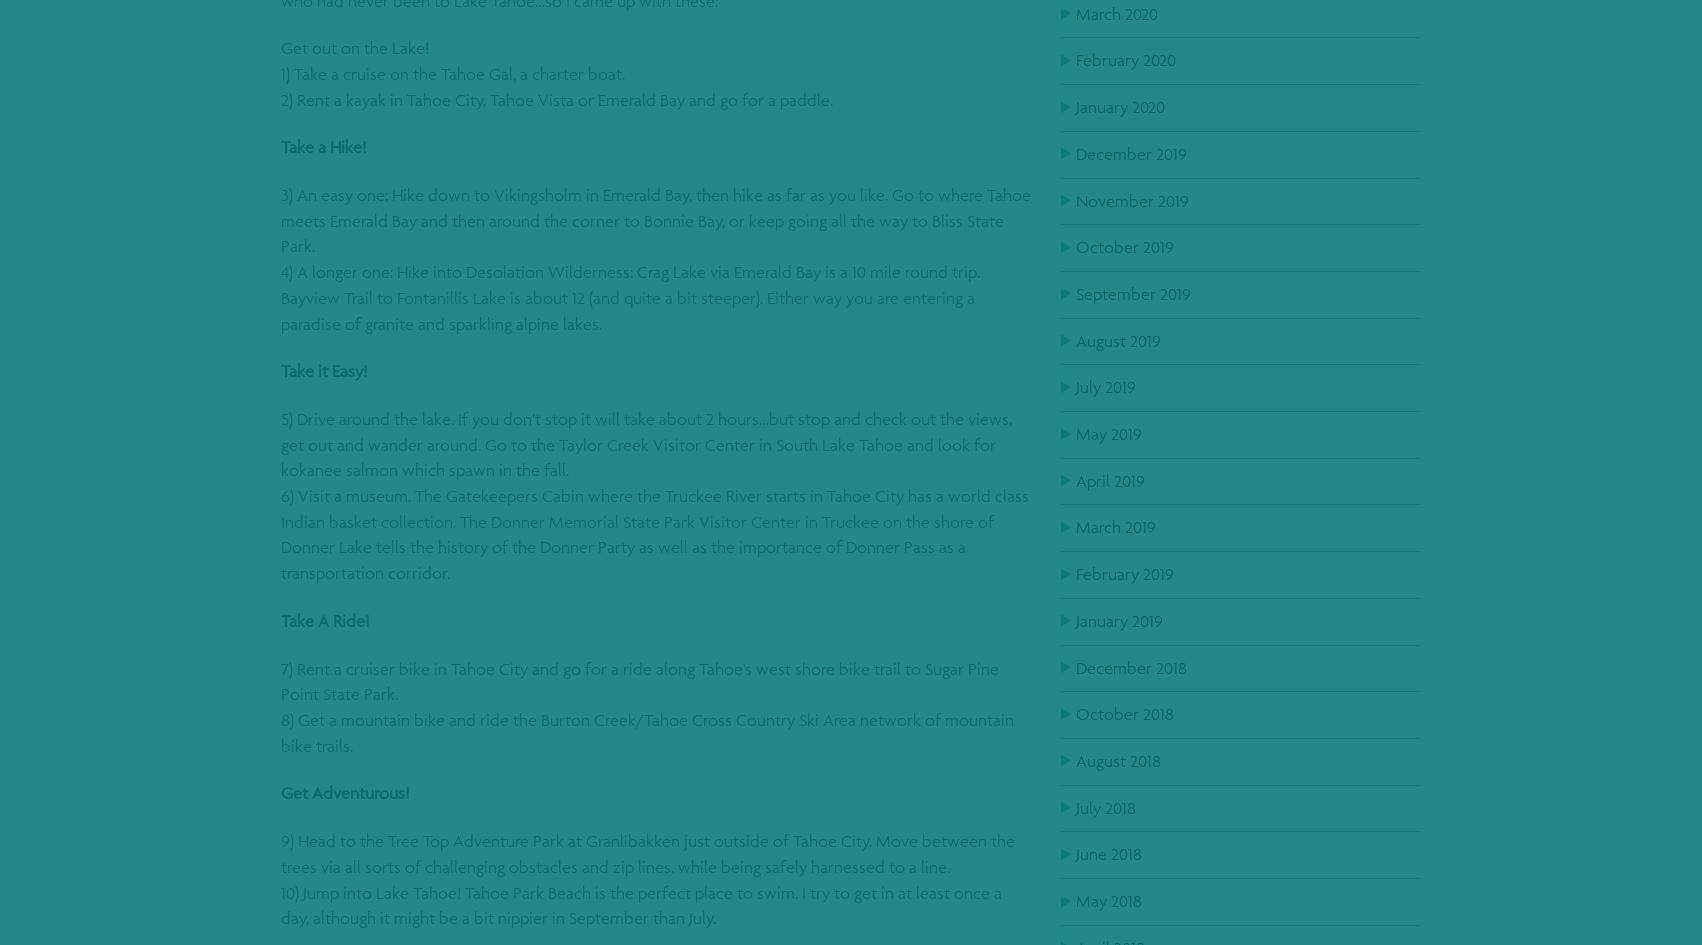 The image size is (1702, 945). I want to click on 'March 2020', so click(1116, 13).